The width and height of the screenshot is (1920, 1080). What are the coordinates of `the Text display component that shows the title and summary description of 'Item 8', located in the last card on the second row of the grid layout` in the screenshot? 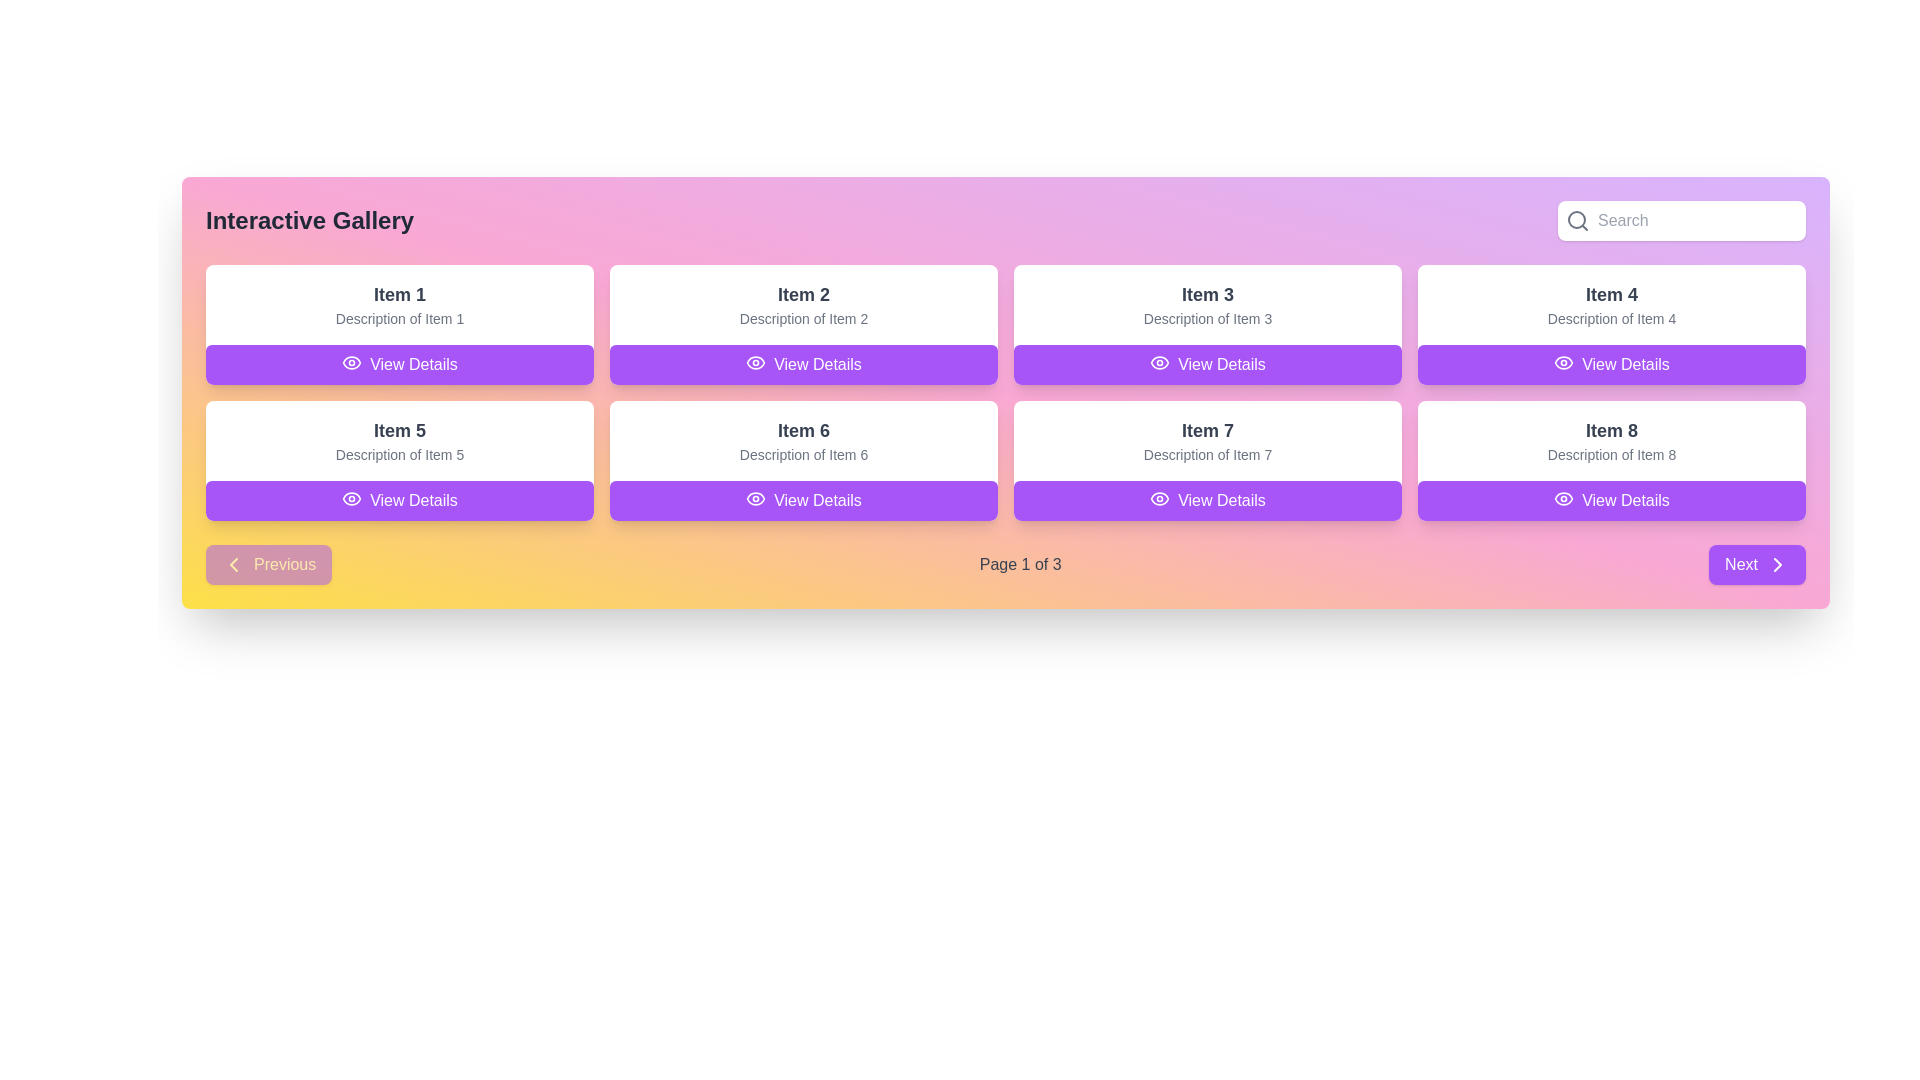 It's located at (1612, 439).